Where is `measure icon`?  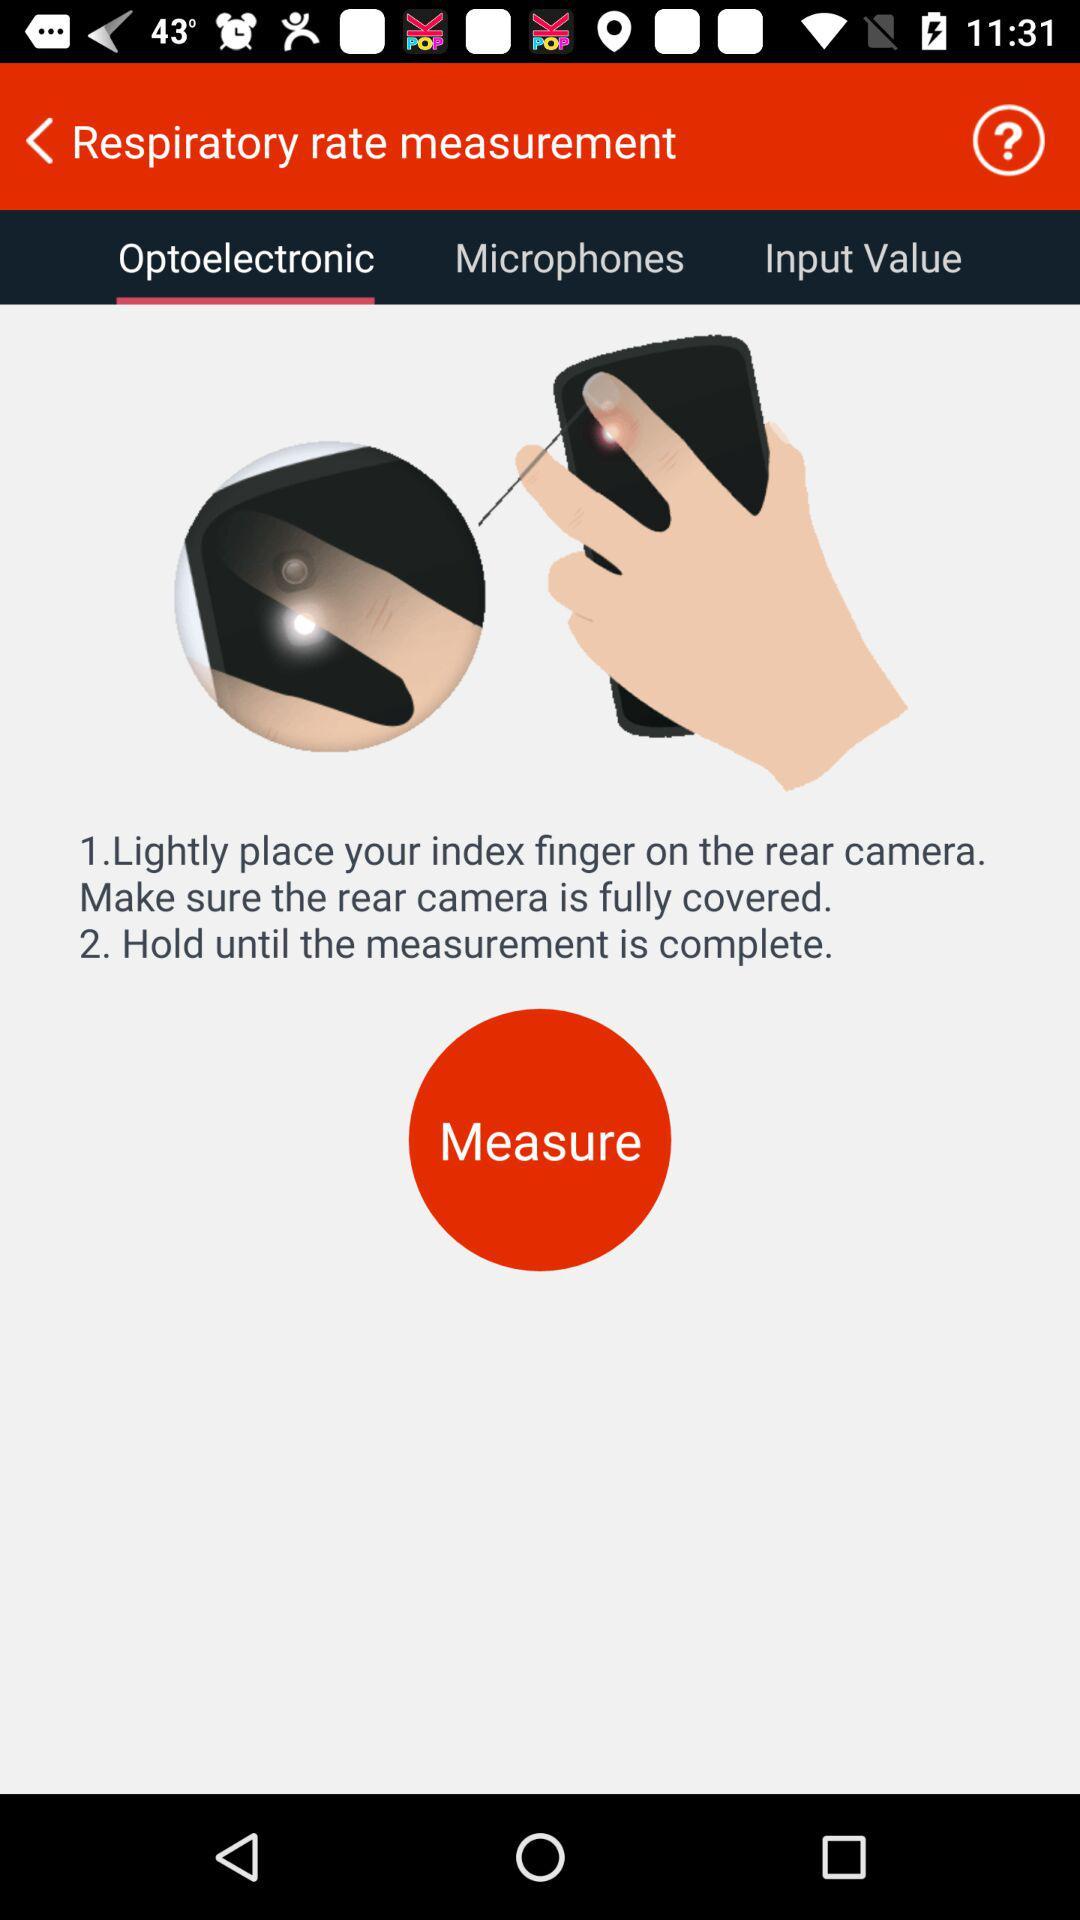
measure icon is located at coordinates (540, 1140).